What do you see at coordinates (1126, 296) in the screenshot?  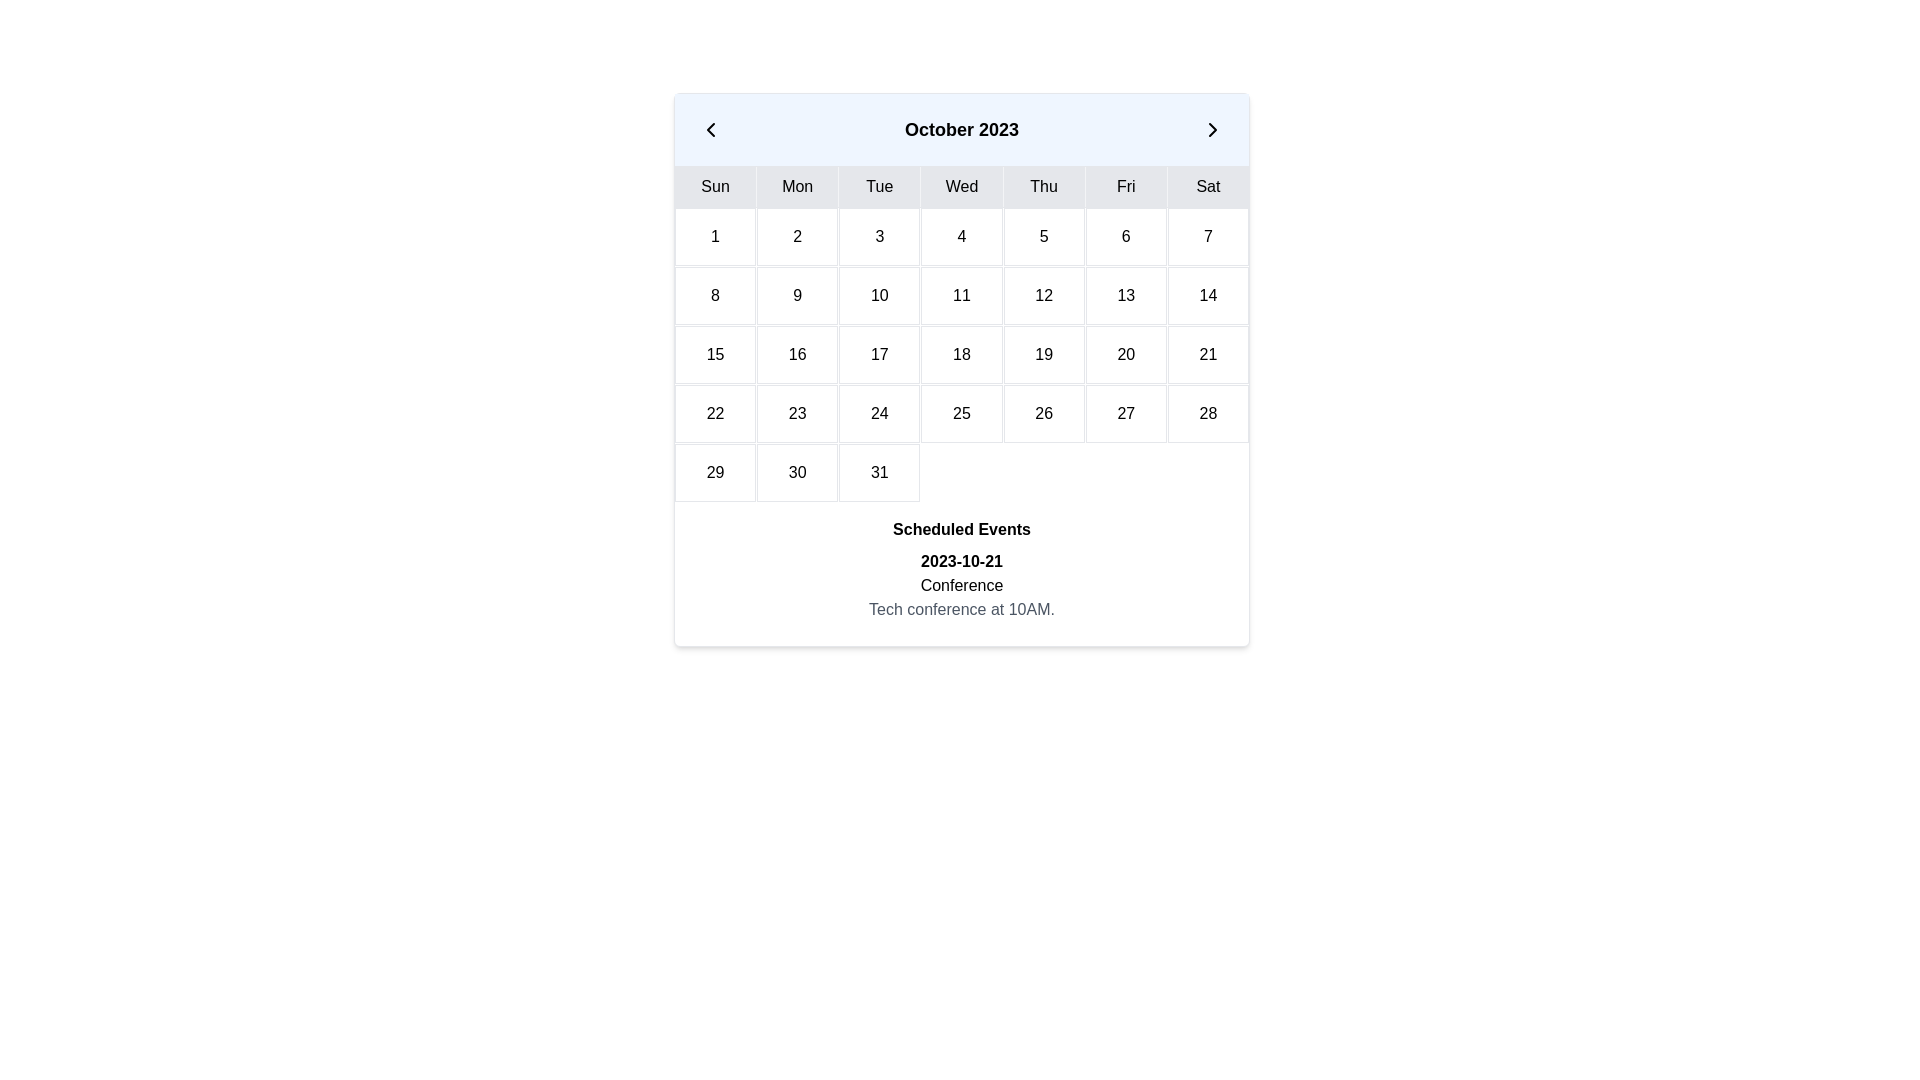 I see `the calendar date cell displaying the number '13' in the sixth column of the second row` at bounding box center [1126, 296].